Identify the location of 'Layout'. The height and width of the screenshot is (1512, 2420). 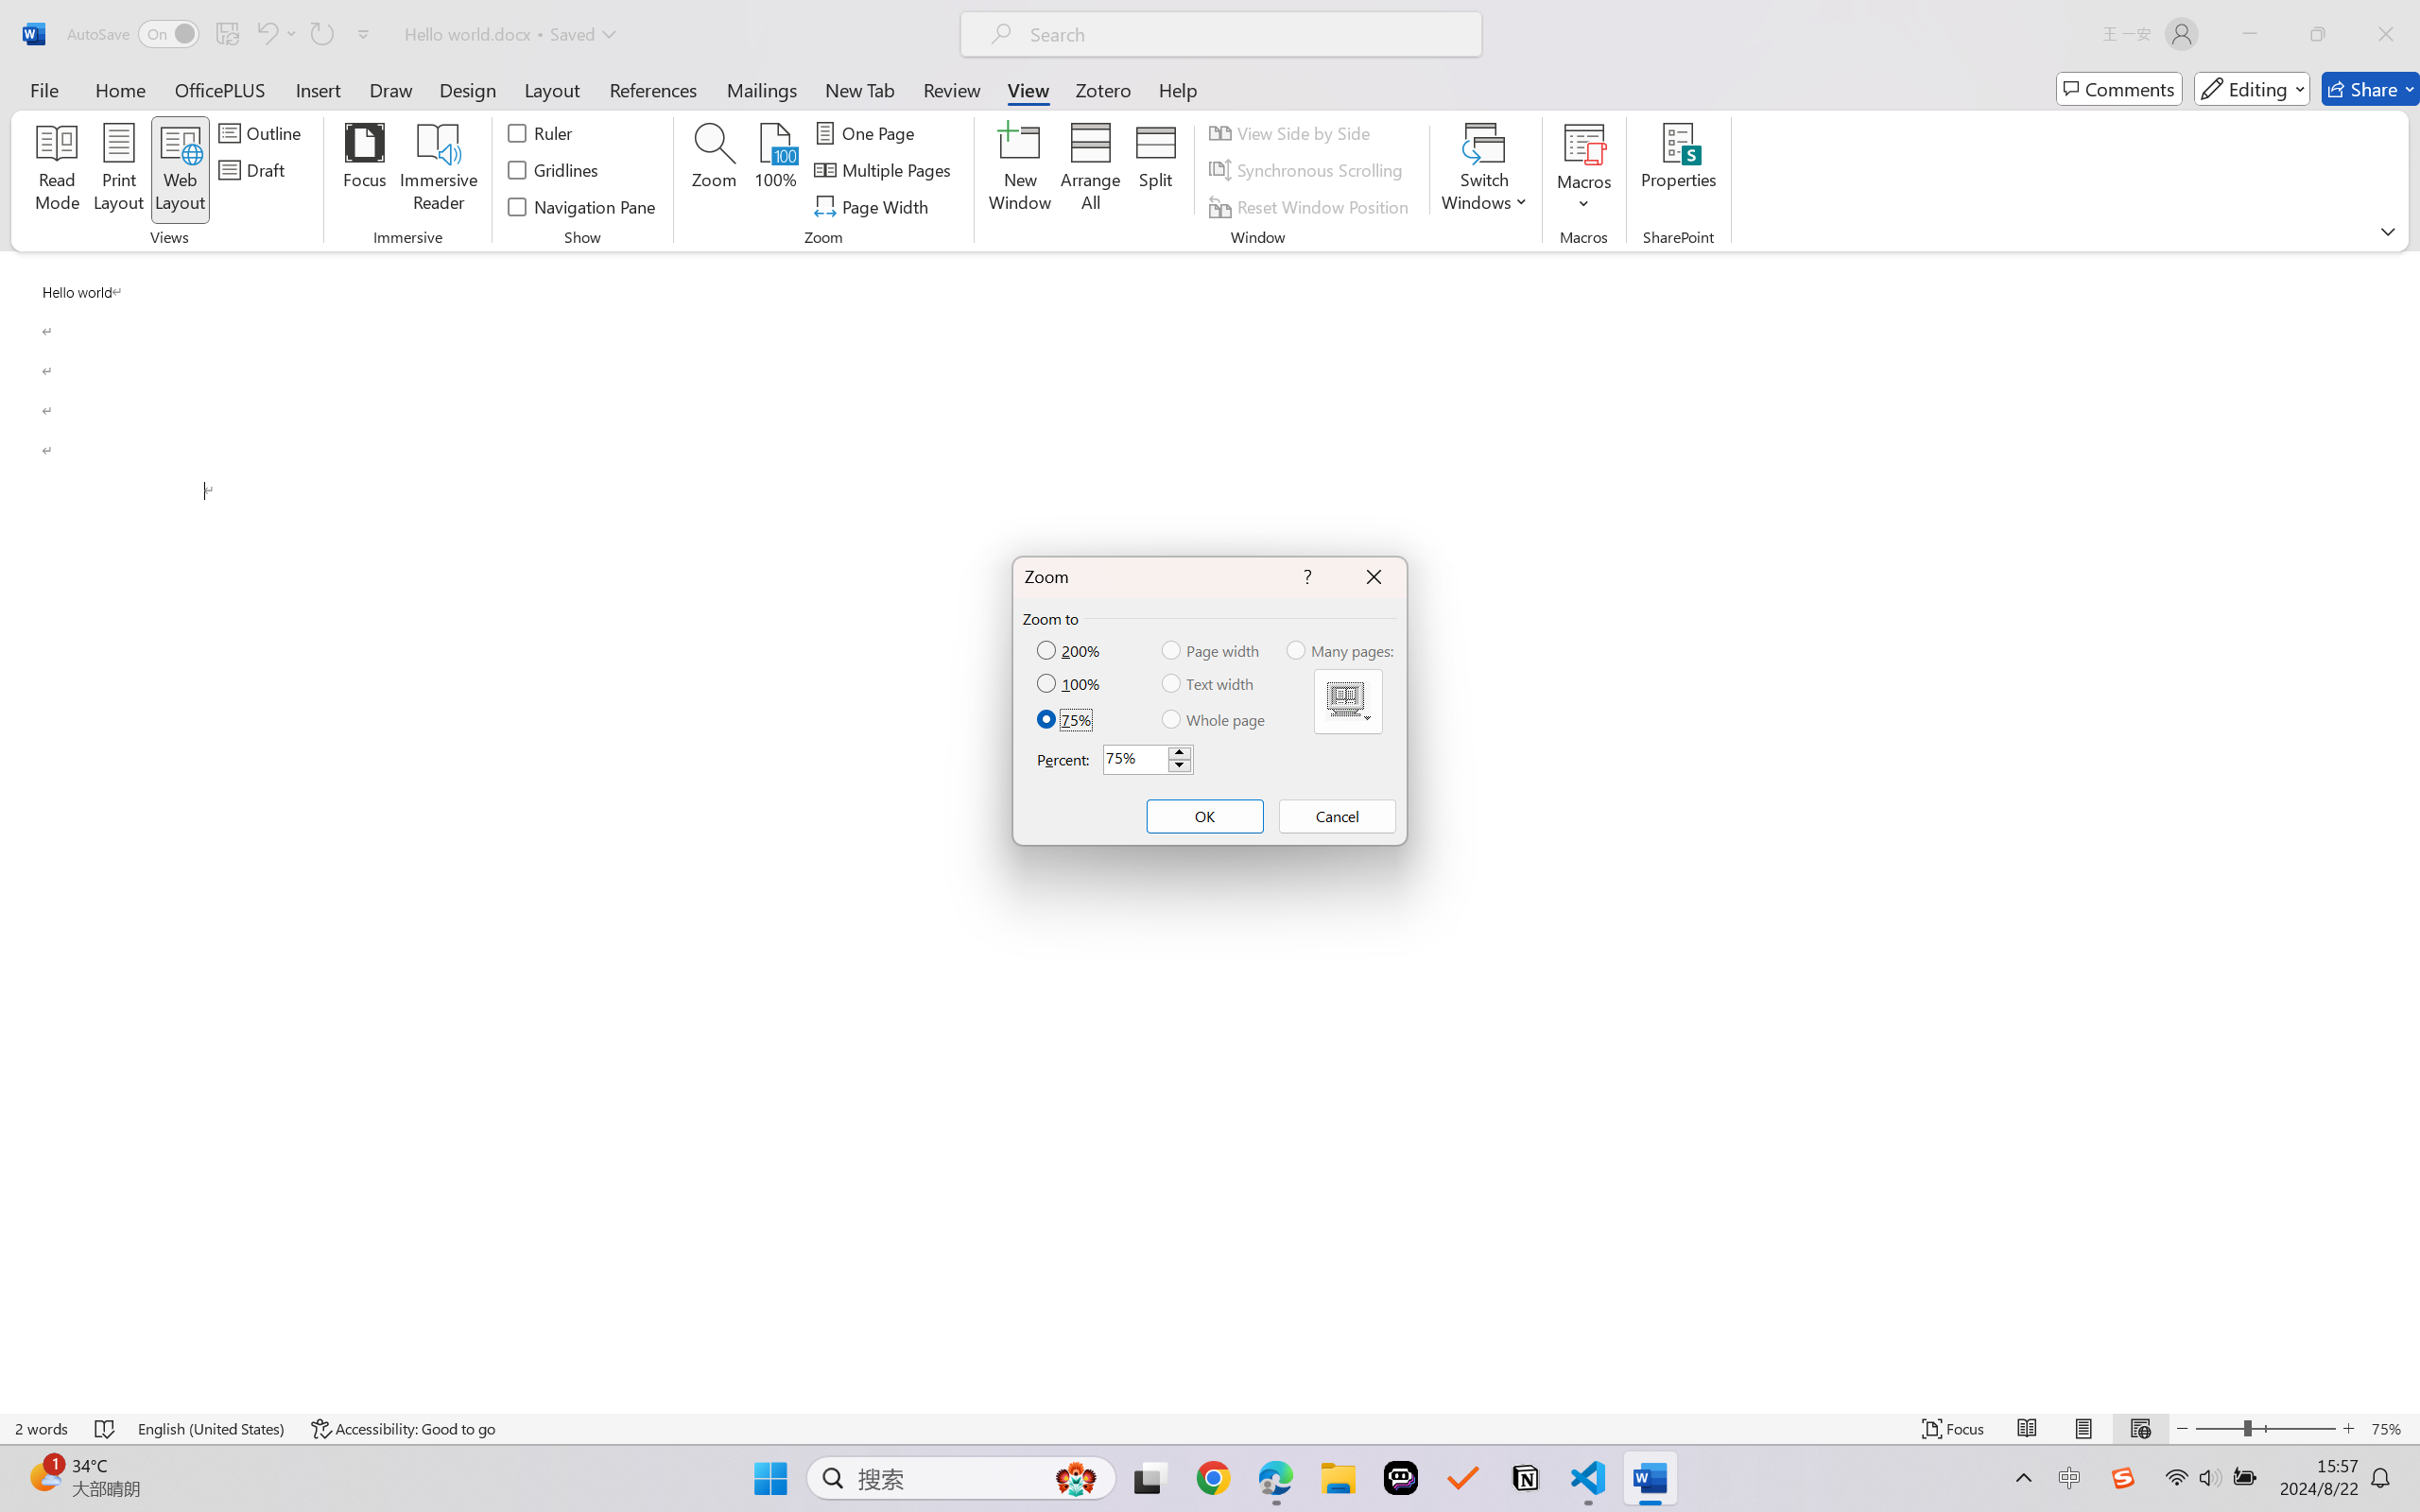
(550, 88).